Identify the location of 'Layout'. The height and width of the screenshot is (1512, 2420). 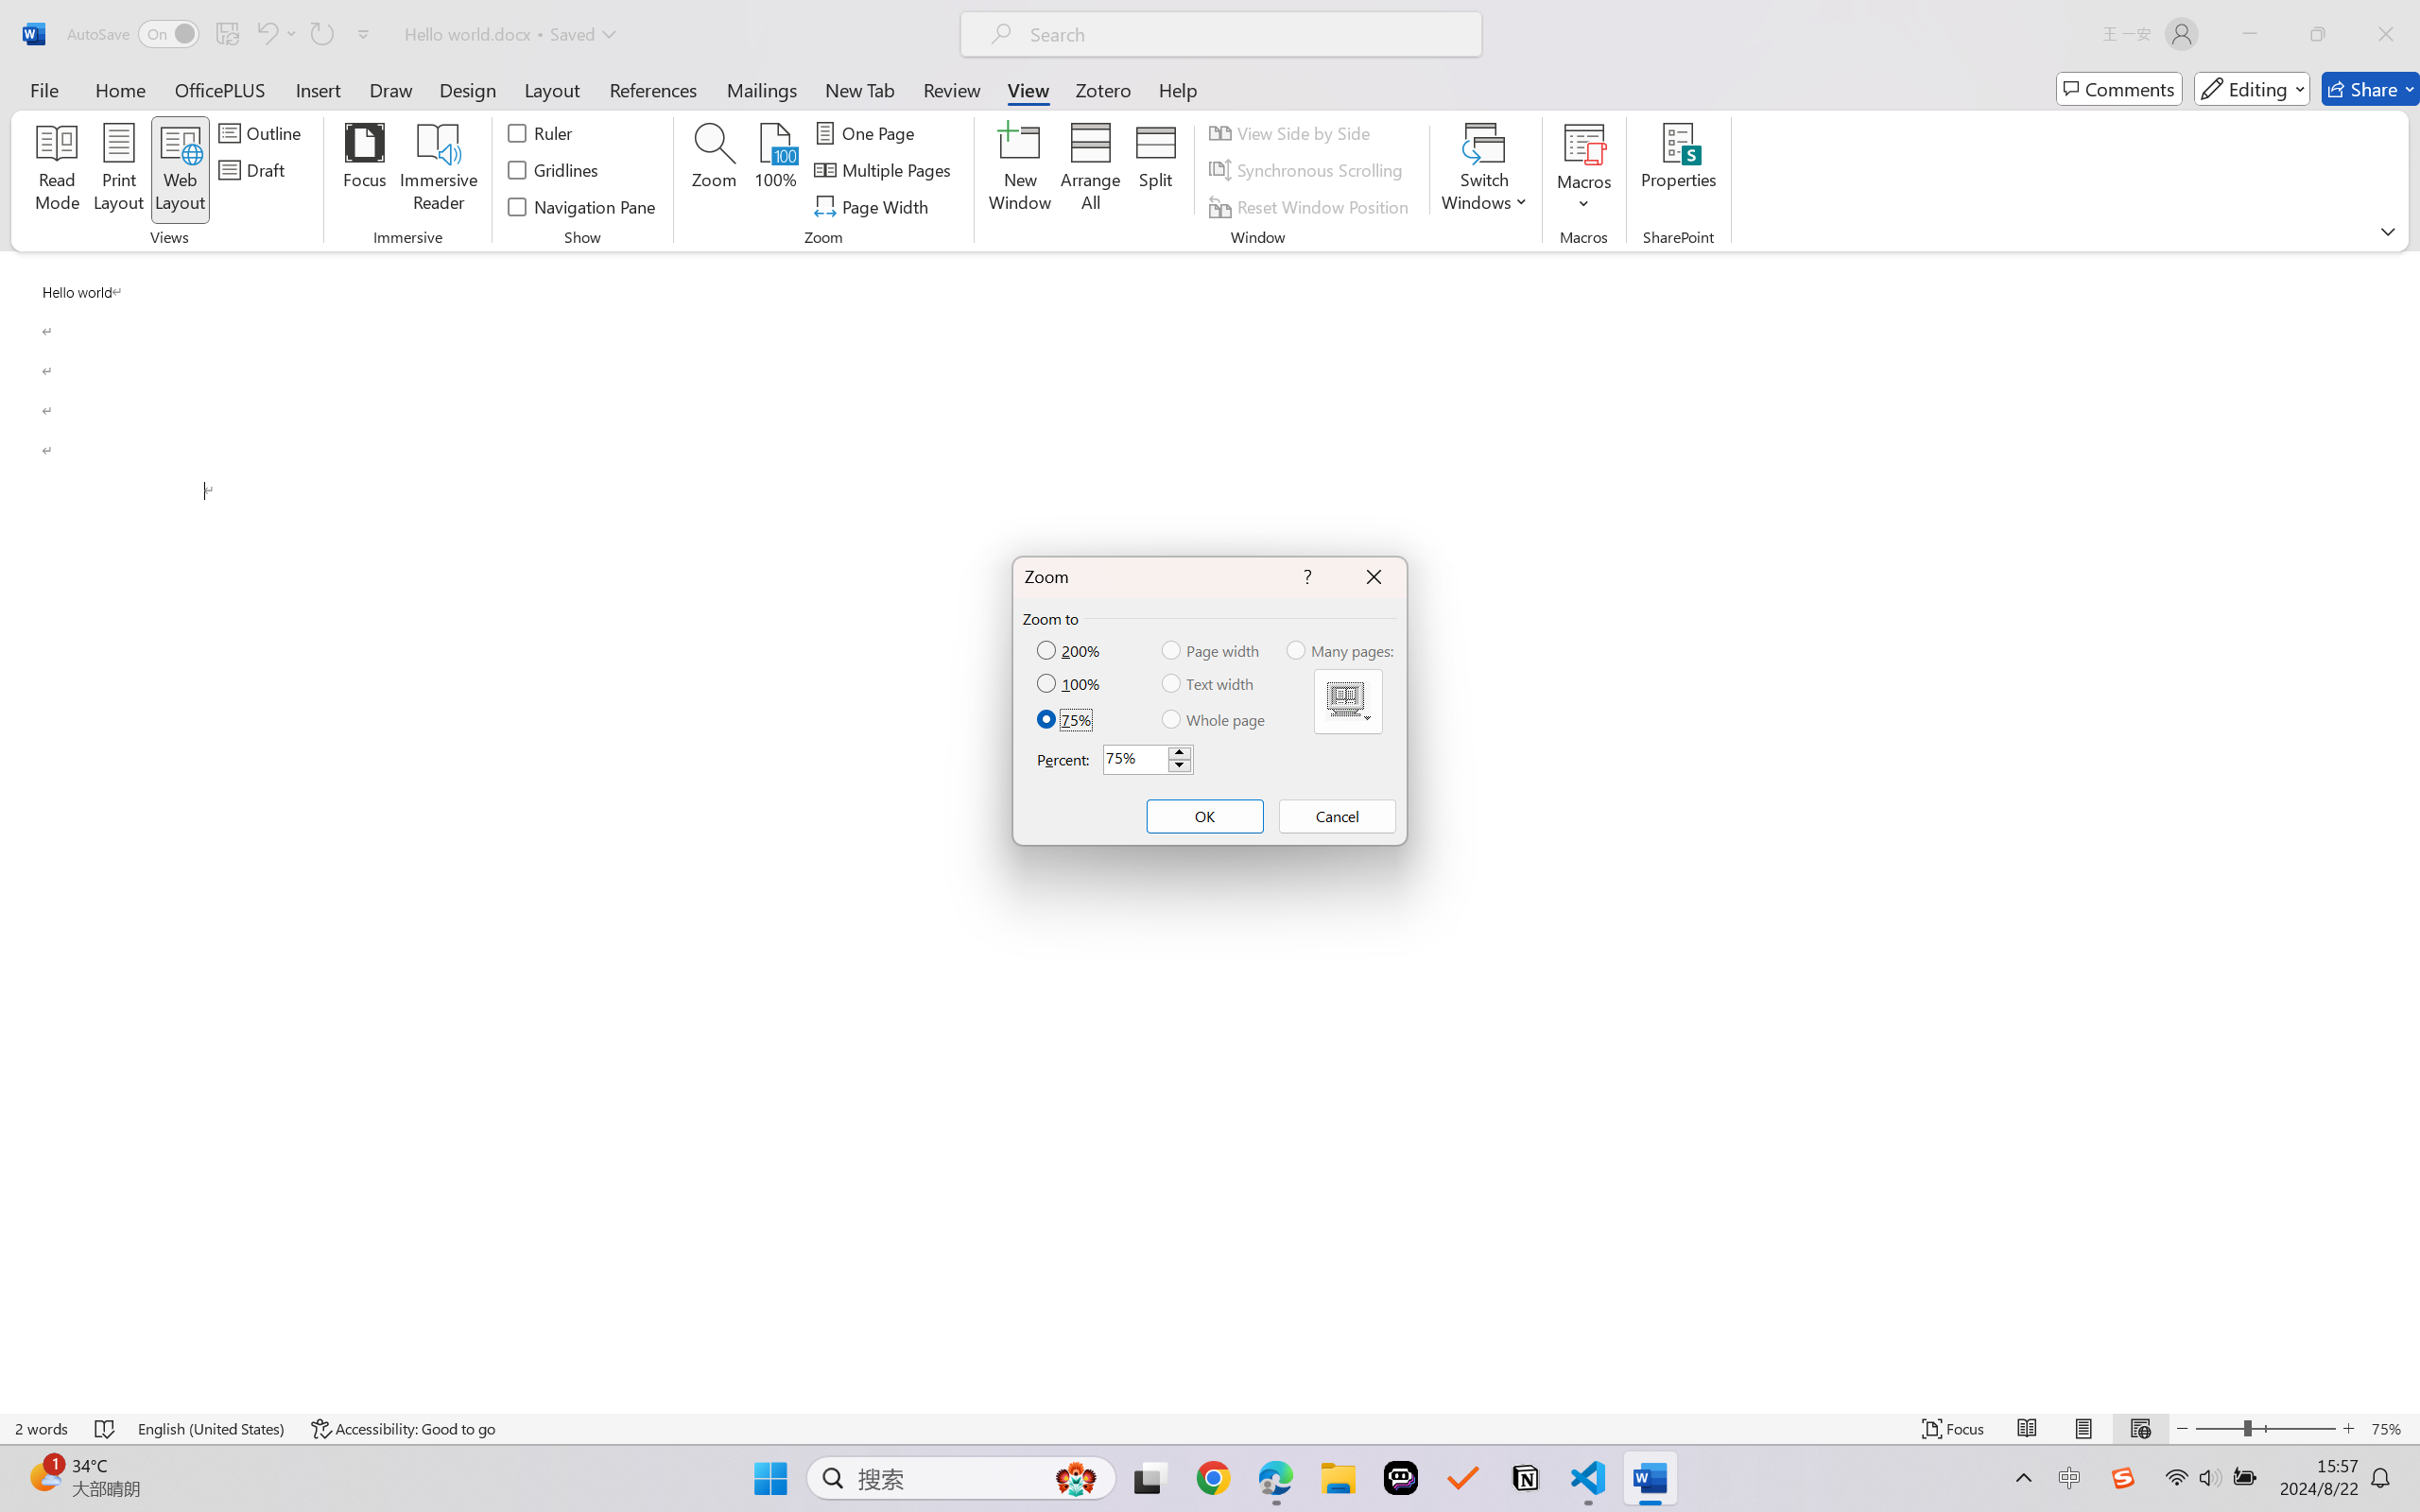
(550, 88).